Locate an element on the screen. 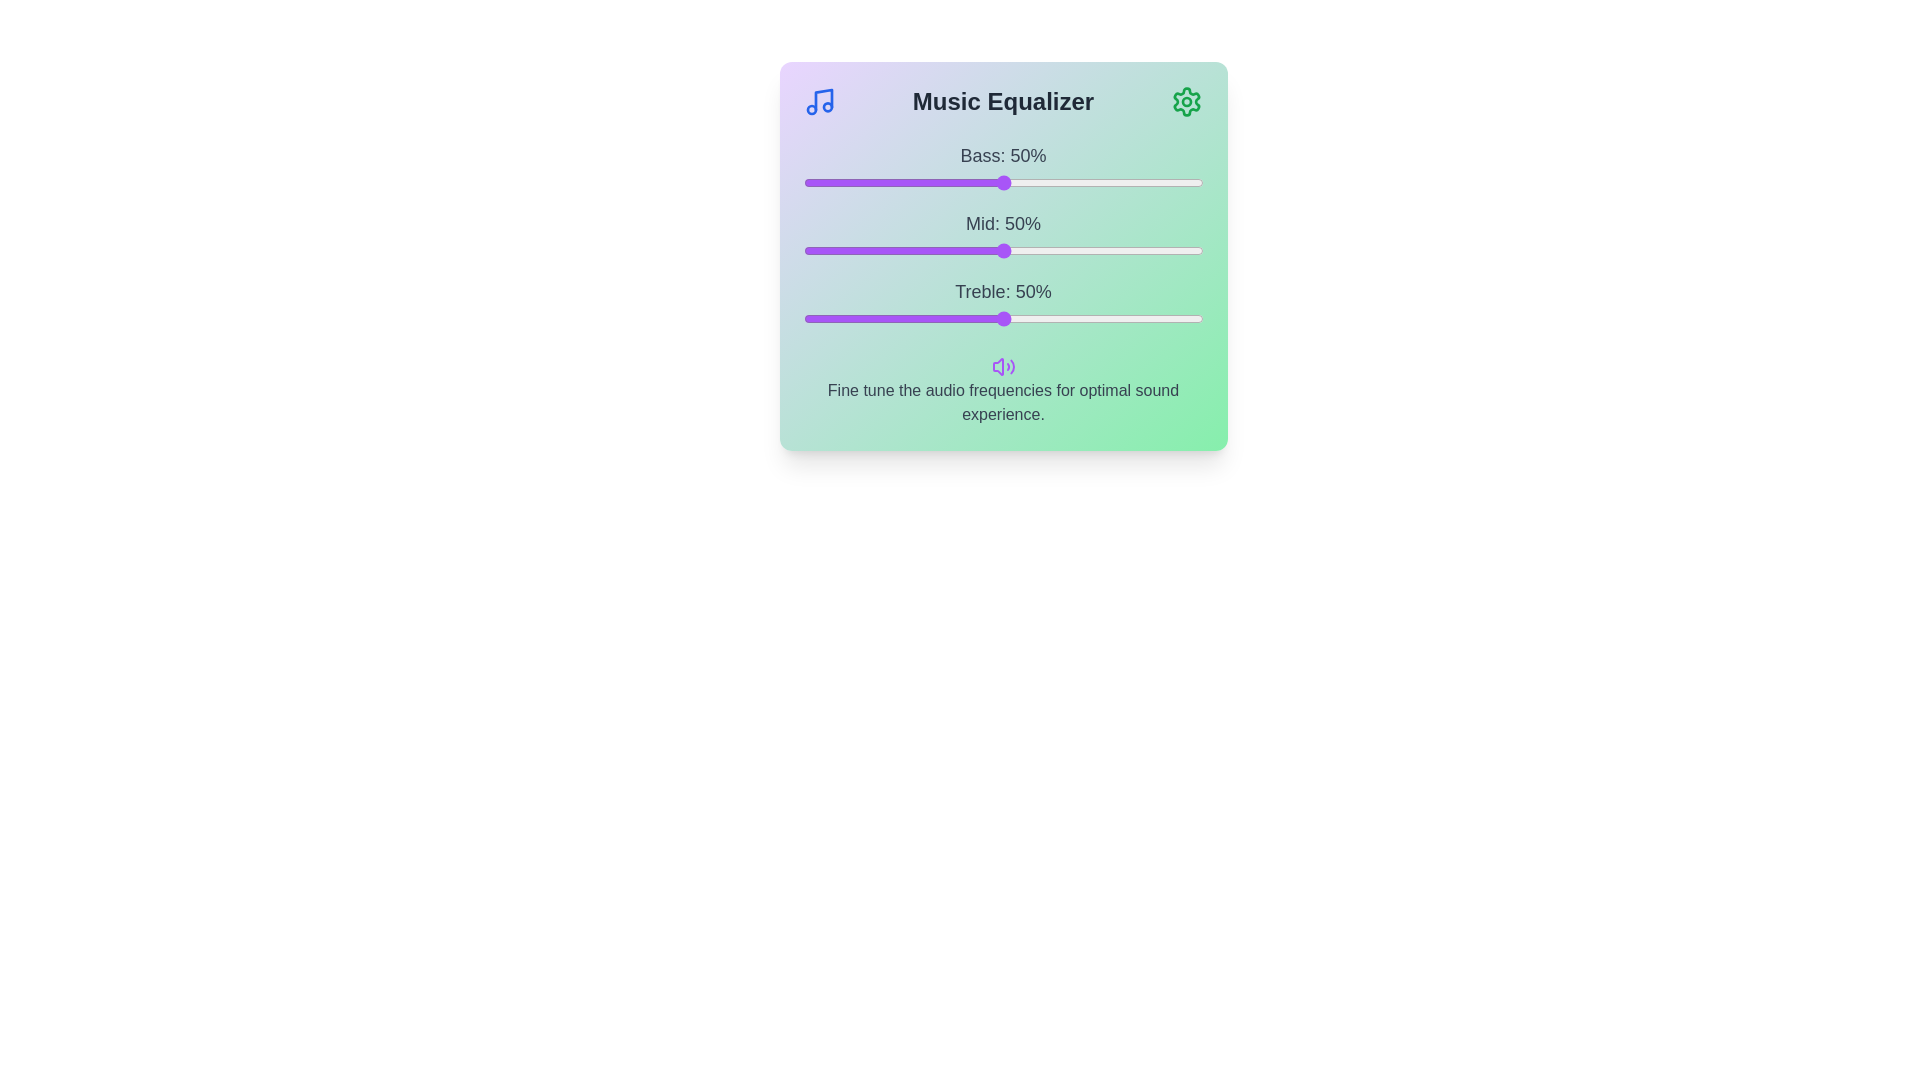 The image size is (1920, 1080). the settings icon located at the top-right corner of the Music Equalizer component is located at coordinates (1187, 101).